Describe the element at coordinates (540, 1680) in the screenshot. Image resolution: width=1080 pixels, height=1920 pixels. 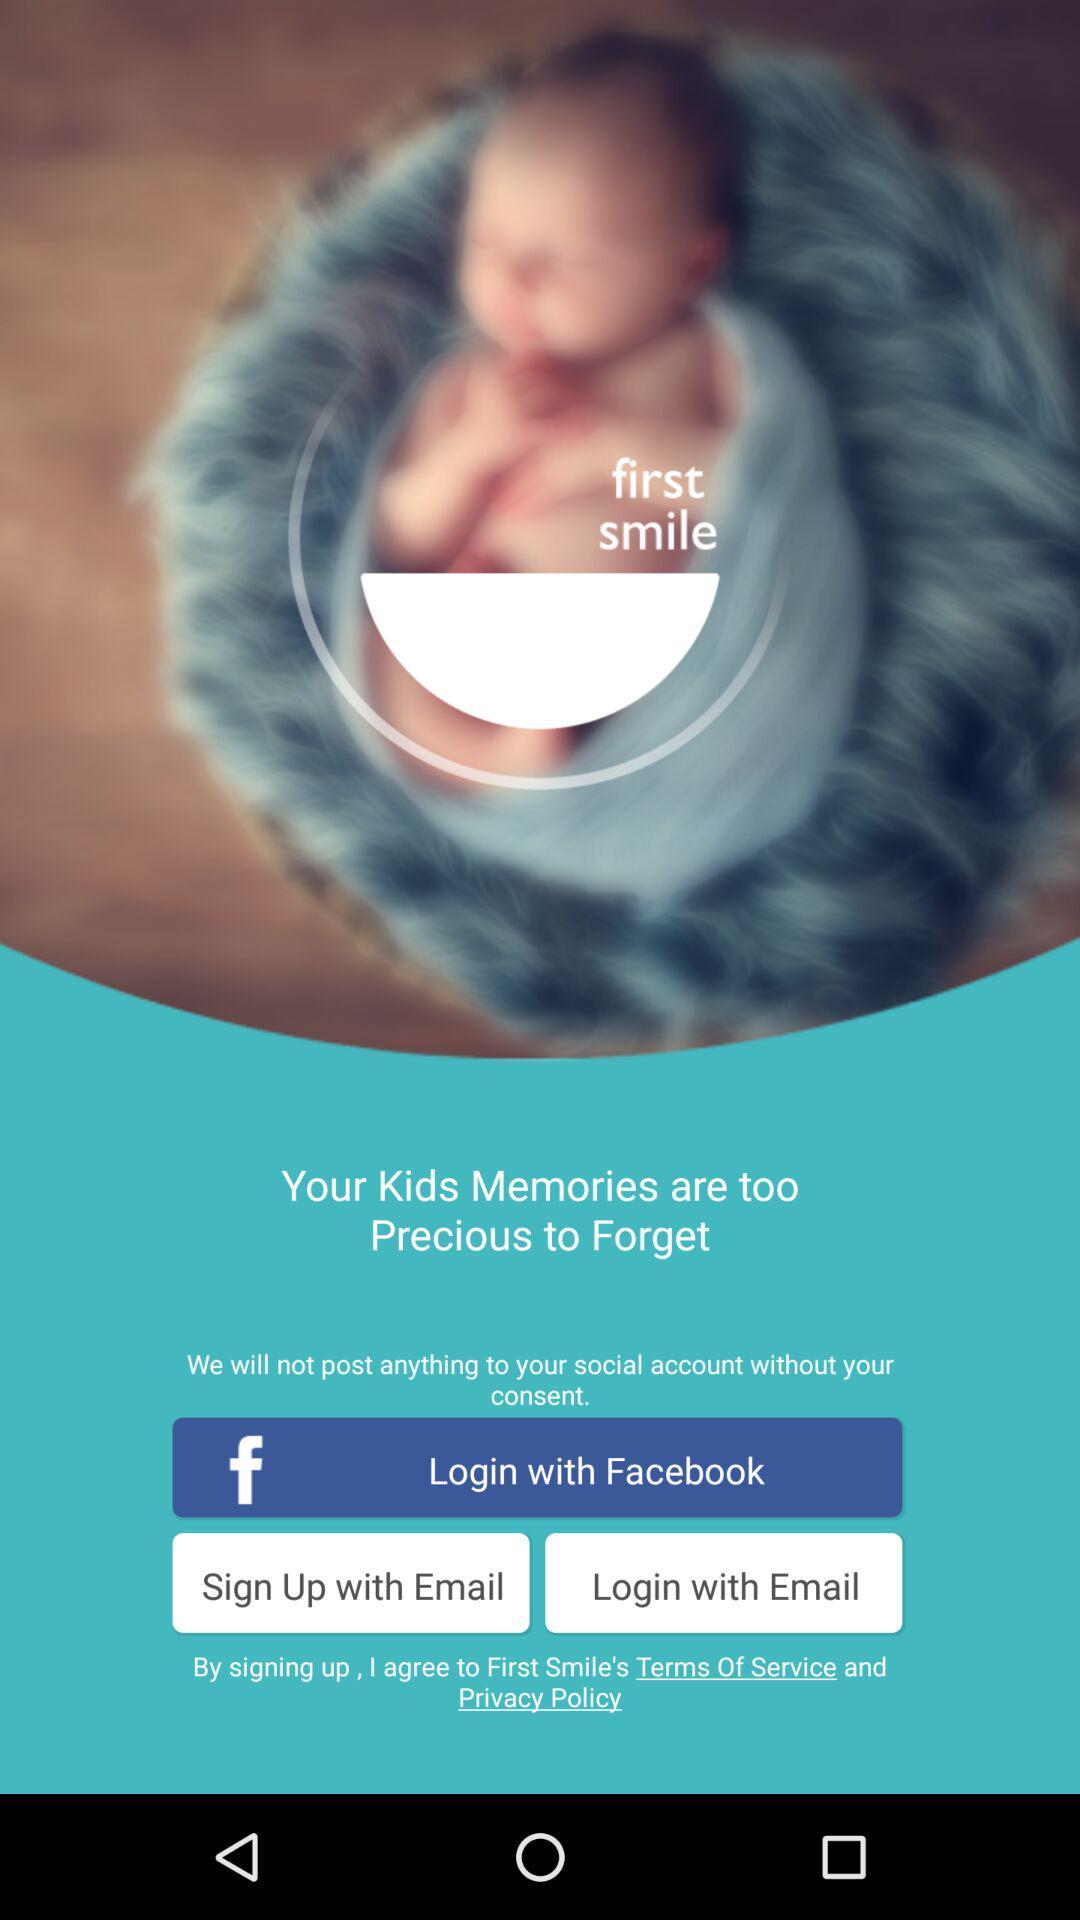
I see `the by signing up app` at that location.